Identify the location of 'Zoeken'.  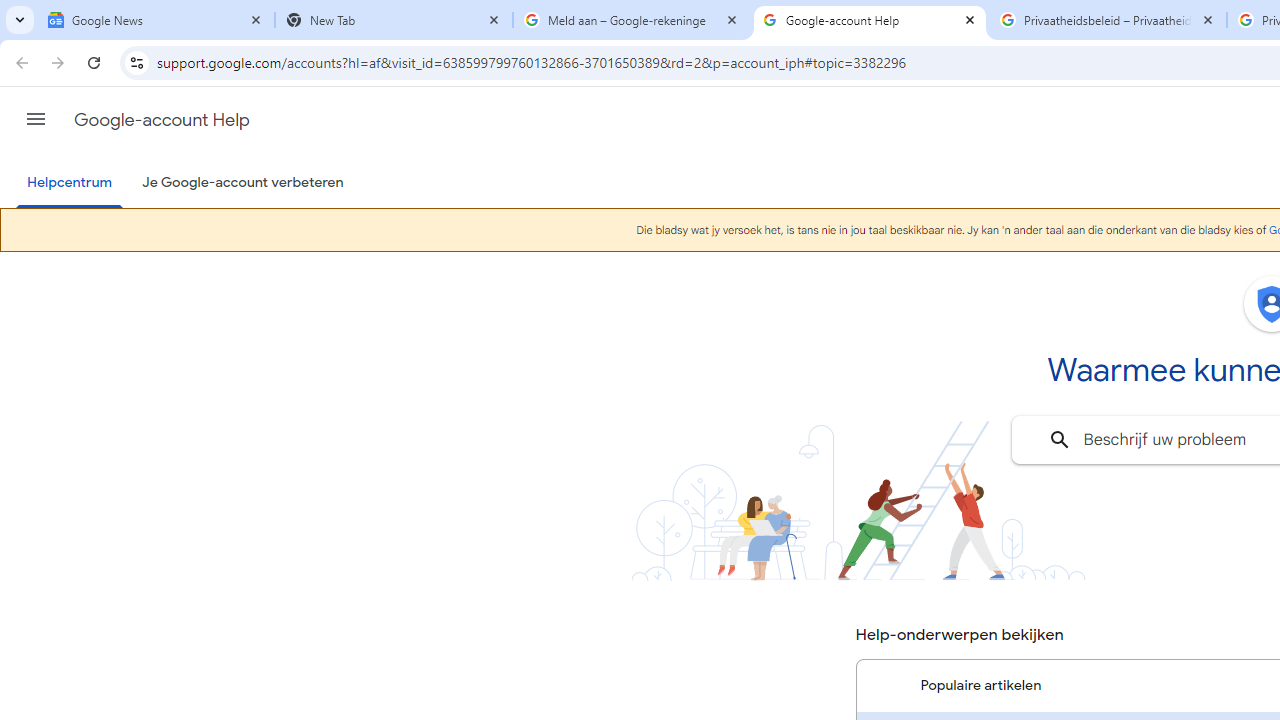
(1058, 438).